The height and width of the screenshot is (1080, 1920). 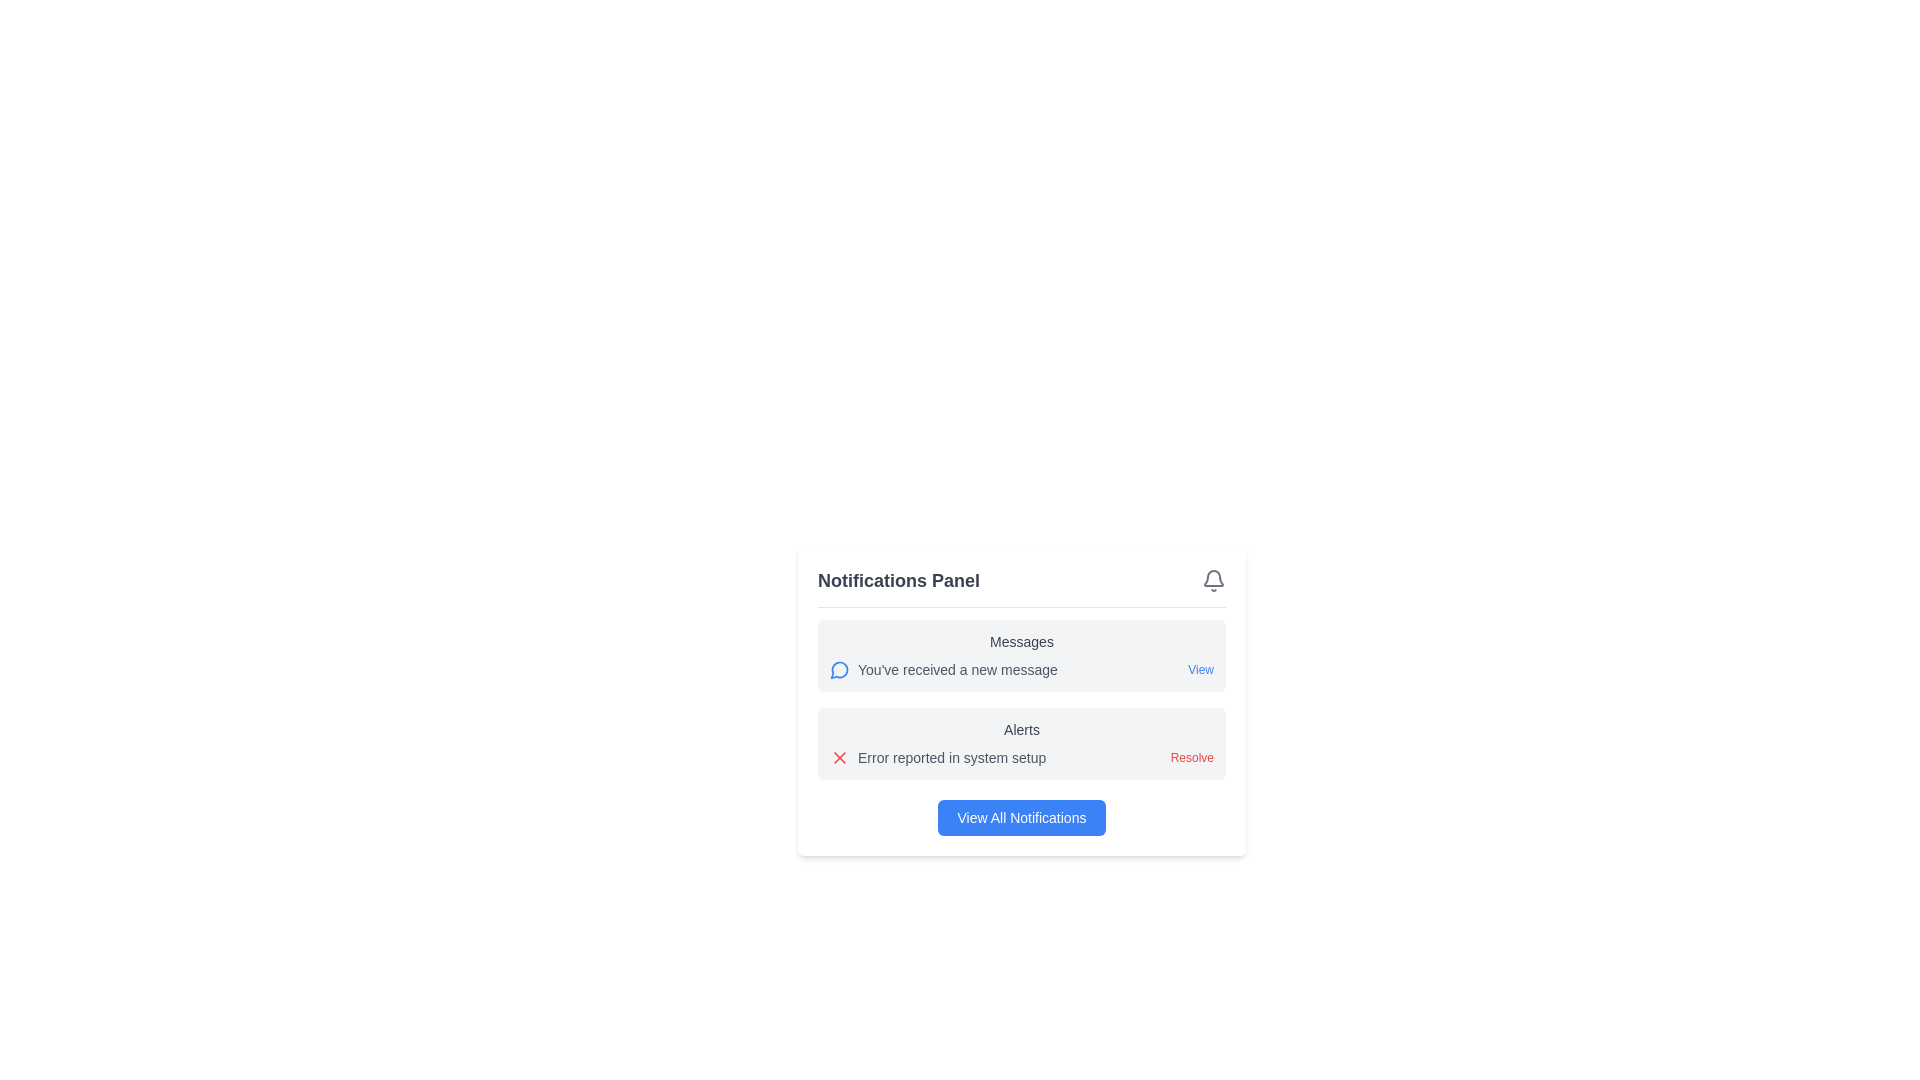 What do you see at coordinates (1200, 670) in the screenshot?
I see `the 'View' hyperlink located in the notification box within the right-side section of the 'Messages' group` at bounding box center [1200, 670].